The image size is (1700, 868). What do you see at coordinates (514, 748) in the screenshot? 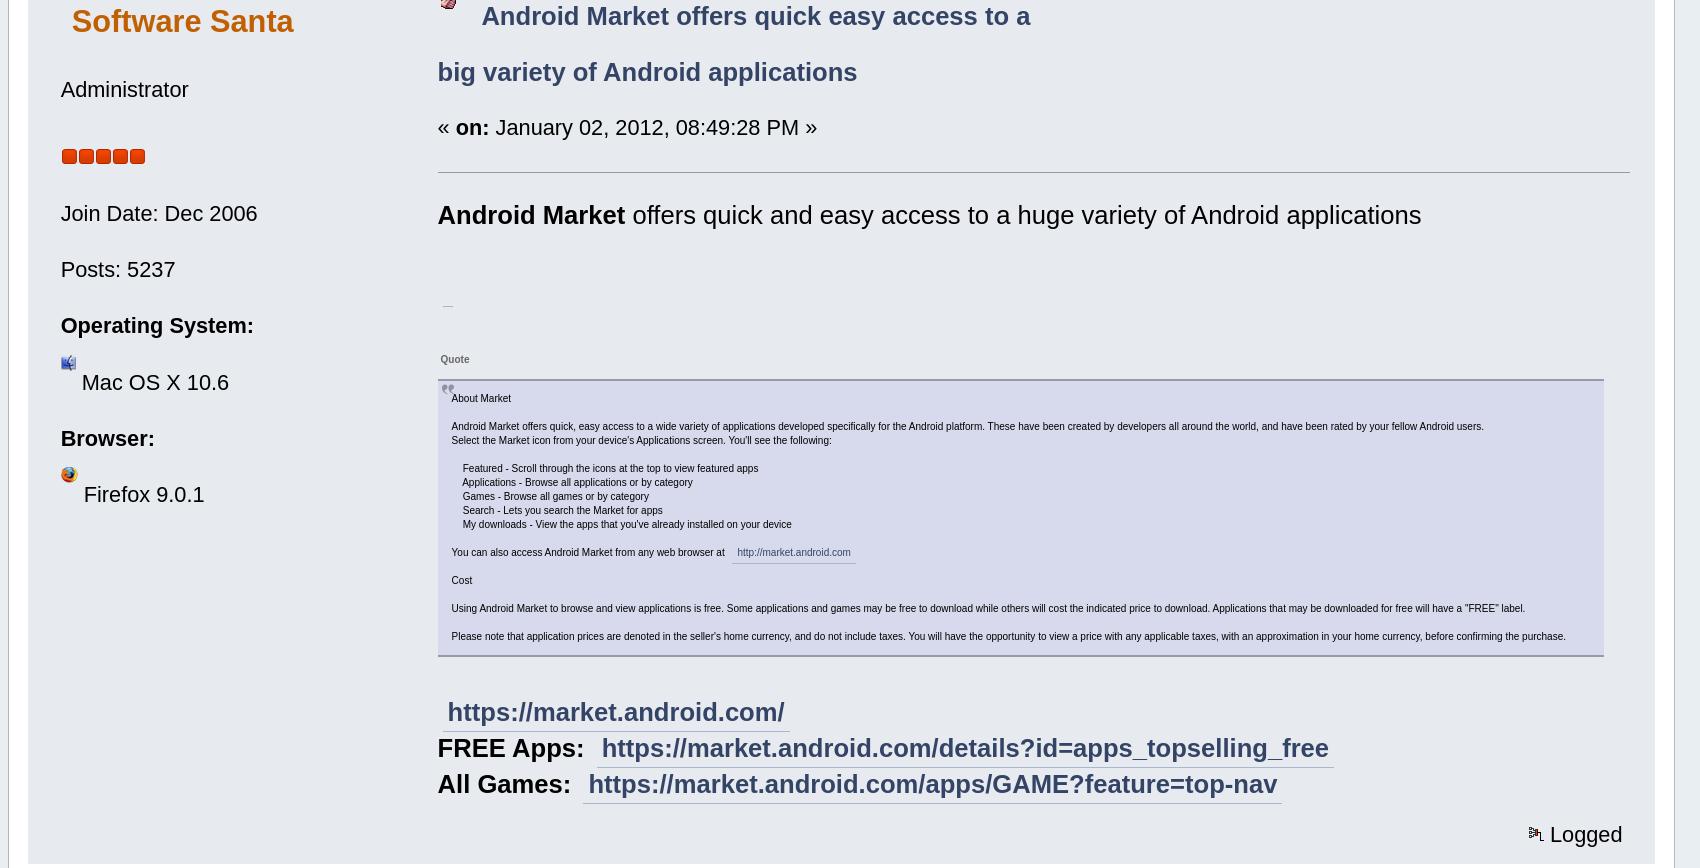
I see `'FREE Apps:'` at bounding box center [514, 748].